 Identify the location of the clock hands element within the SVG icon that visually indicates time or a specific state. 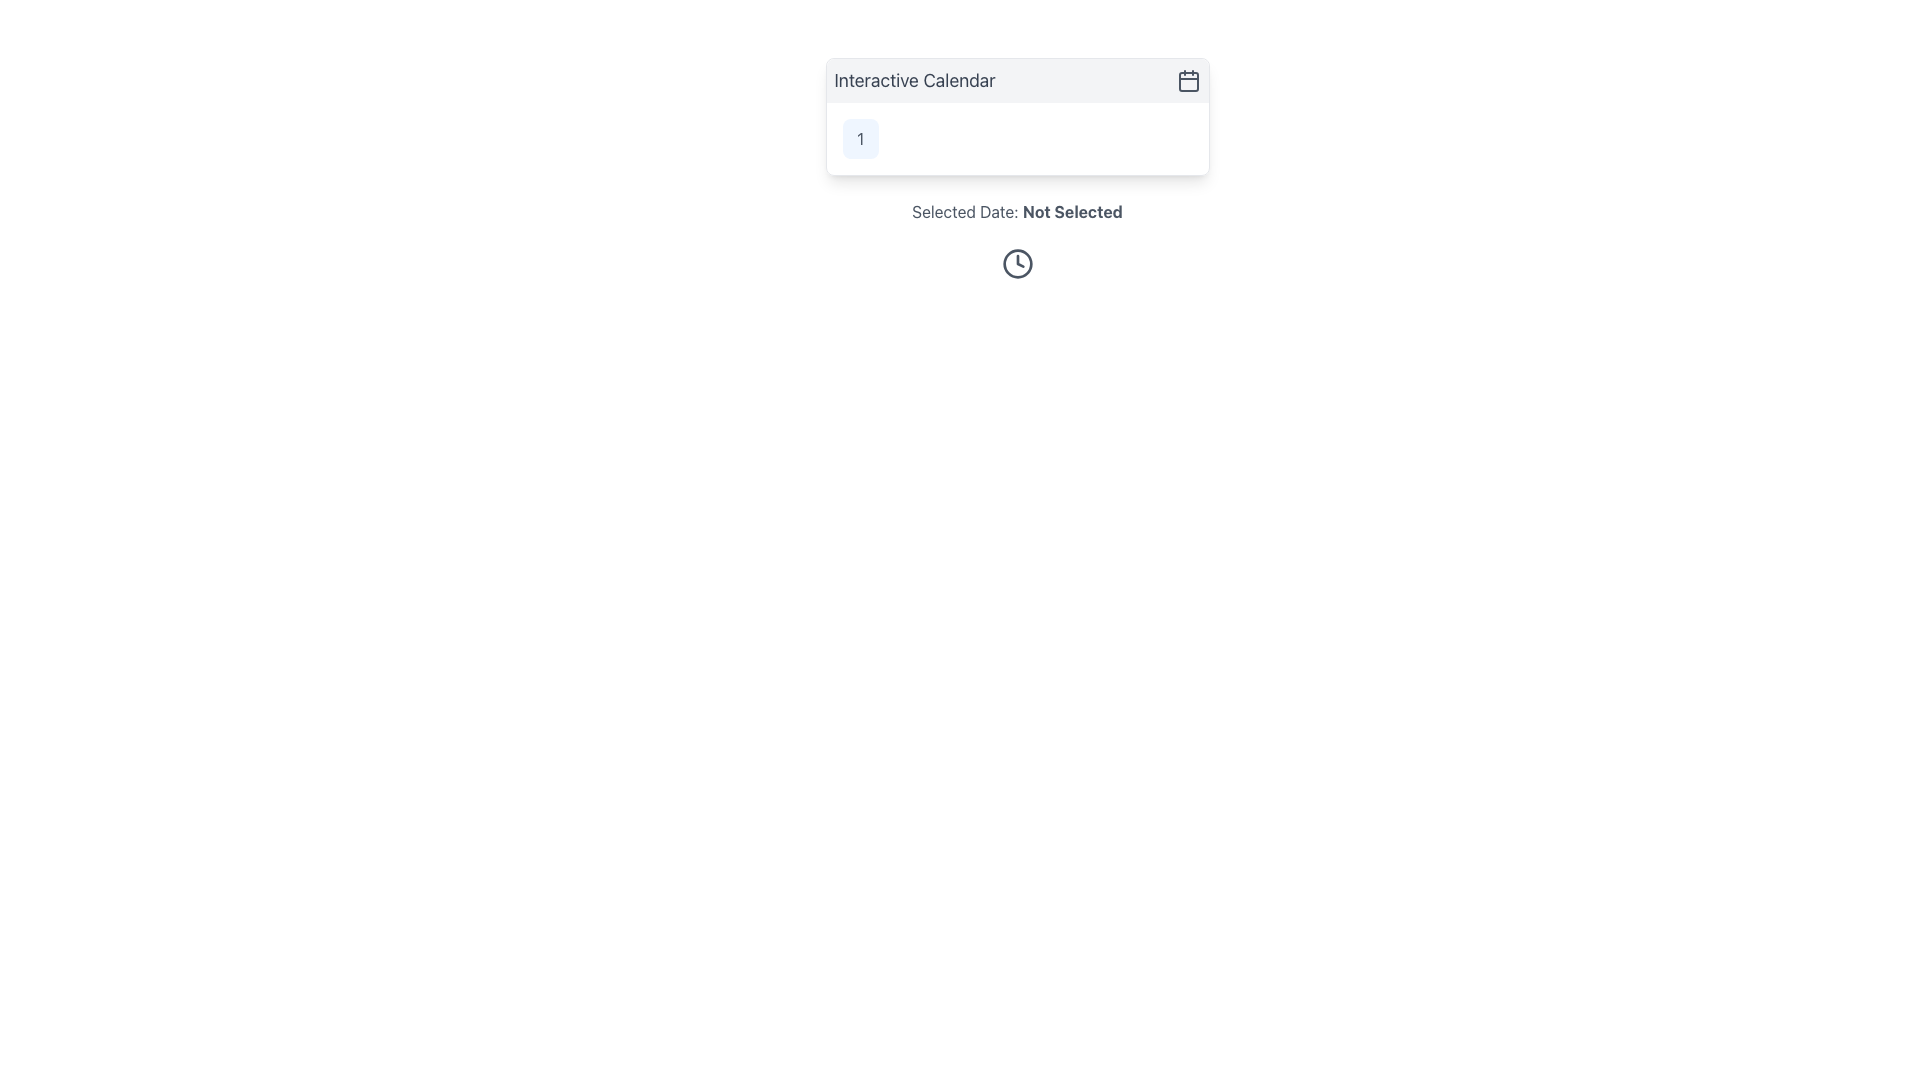
(1020, 260).